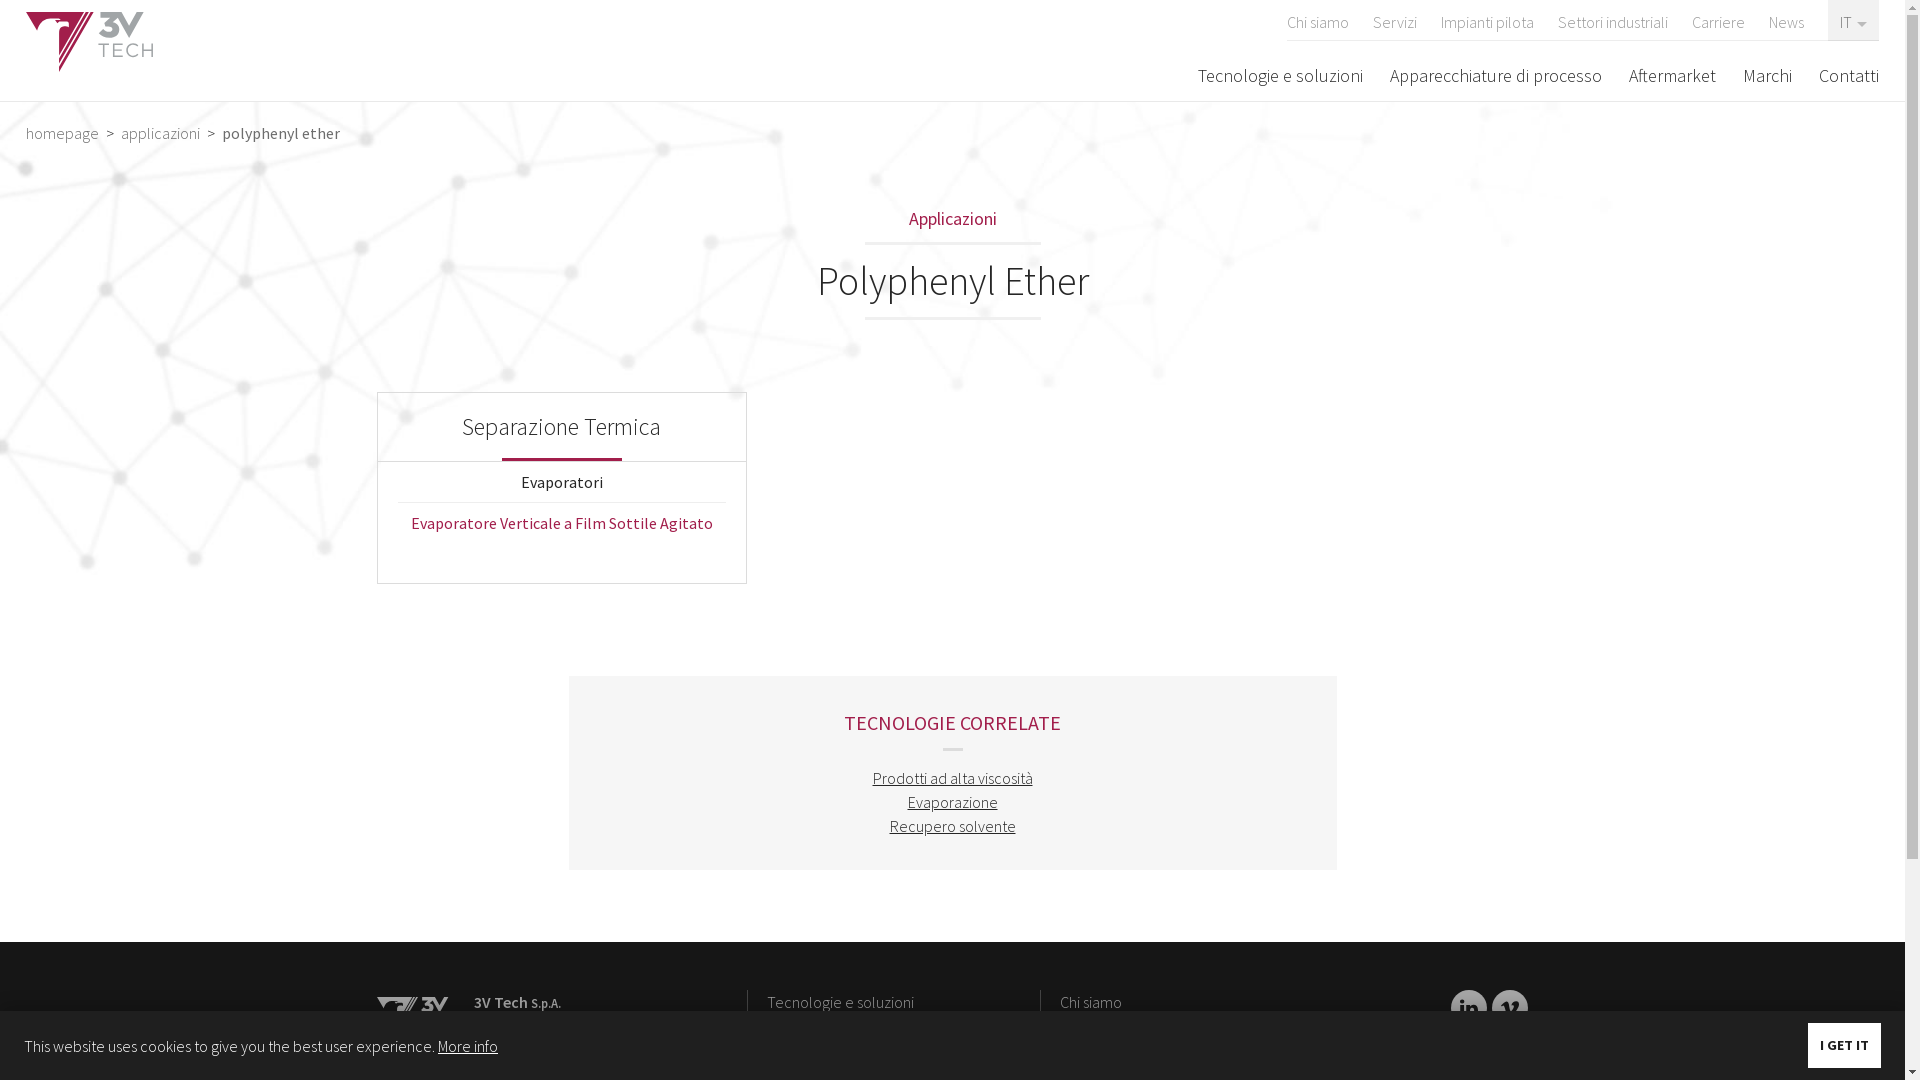 The width and height of the screenshot is (1920, 1080). I want to click on 'LinkedIn', so click(1510, 1009).